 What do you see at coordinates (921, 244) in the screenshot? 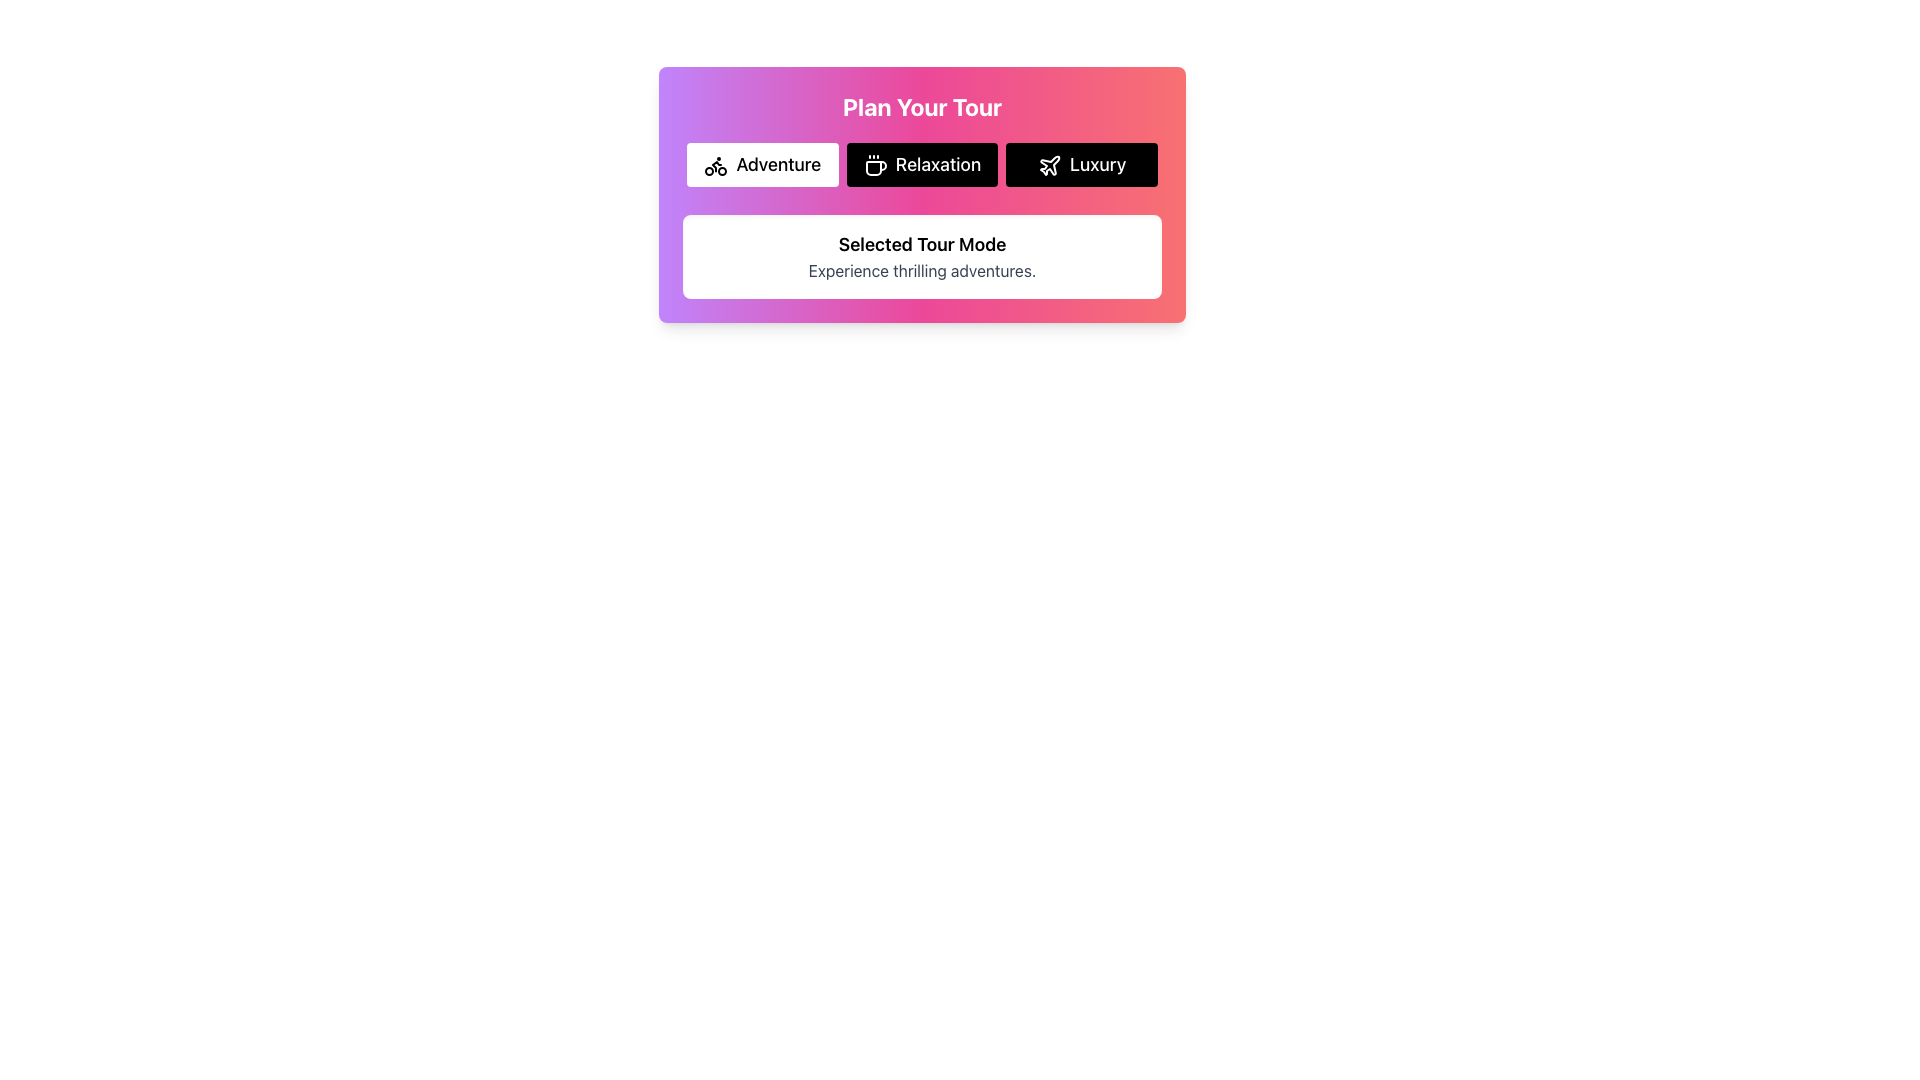
I see `the text label 'Selected Tour Mode' which is styled with a bold black font and positioned above the subtitle within a light background panel` at bounding box center [921, 244].